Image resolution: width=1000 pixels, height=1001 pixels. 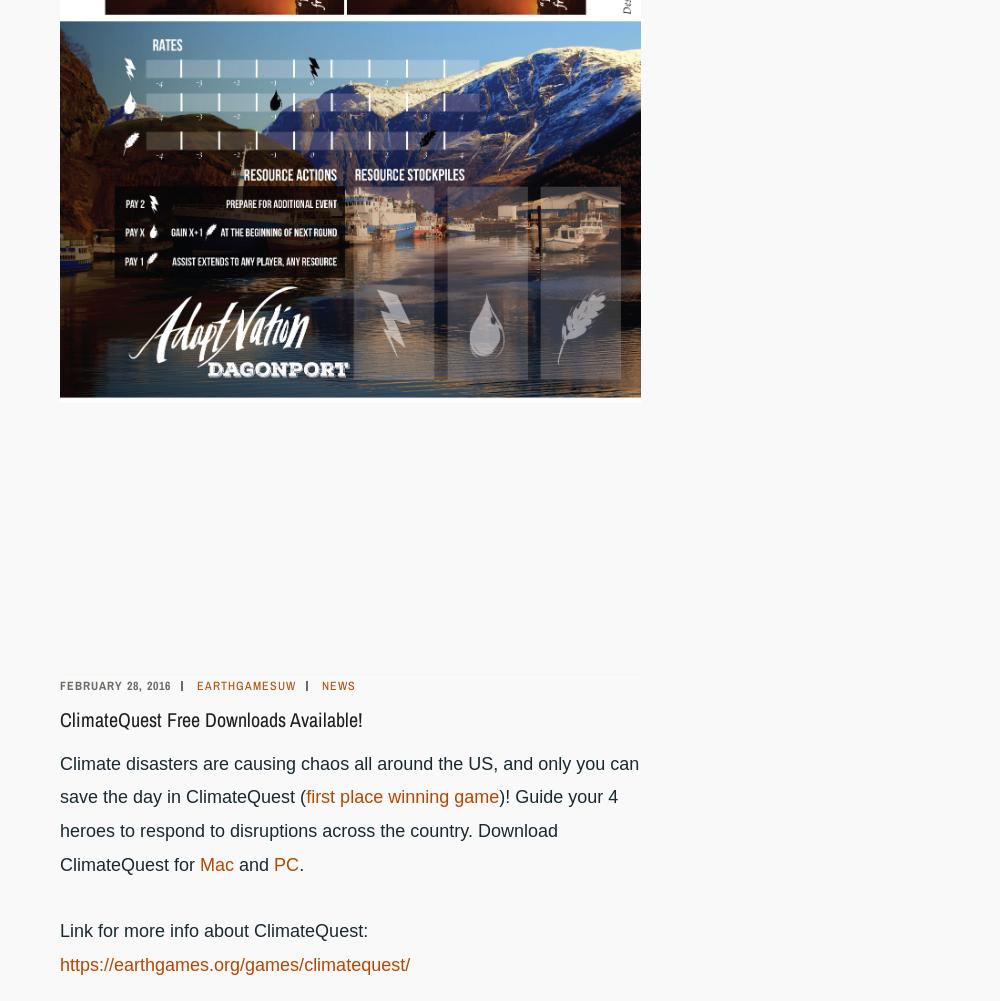 I want to click on 'https://earthgames.org/games/climatequest/', so click(x=234, y=962).